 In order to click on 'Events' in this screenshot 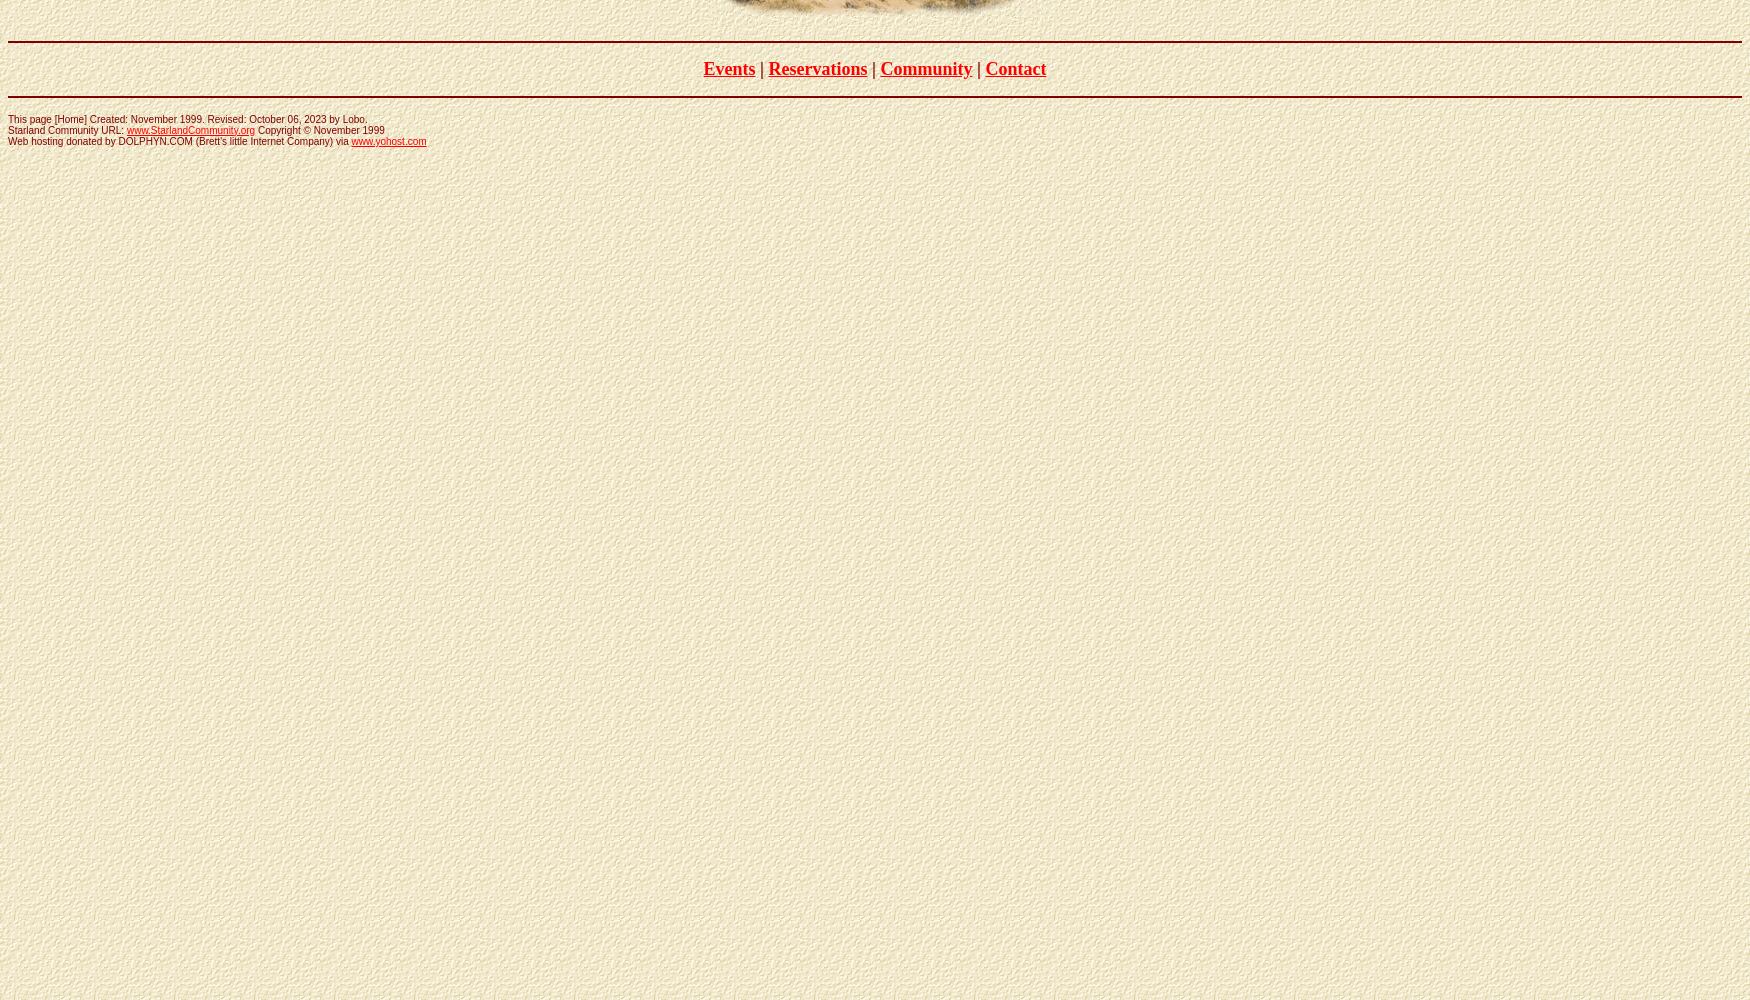, I will do `click(729, 67)`.